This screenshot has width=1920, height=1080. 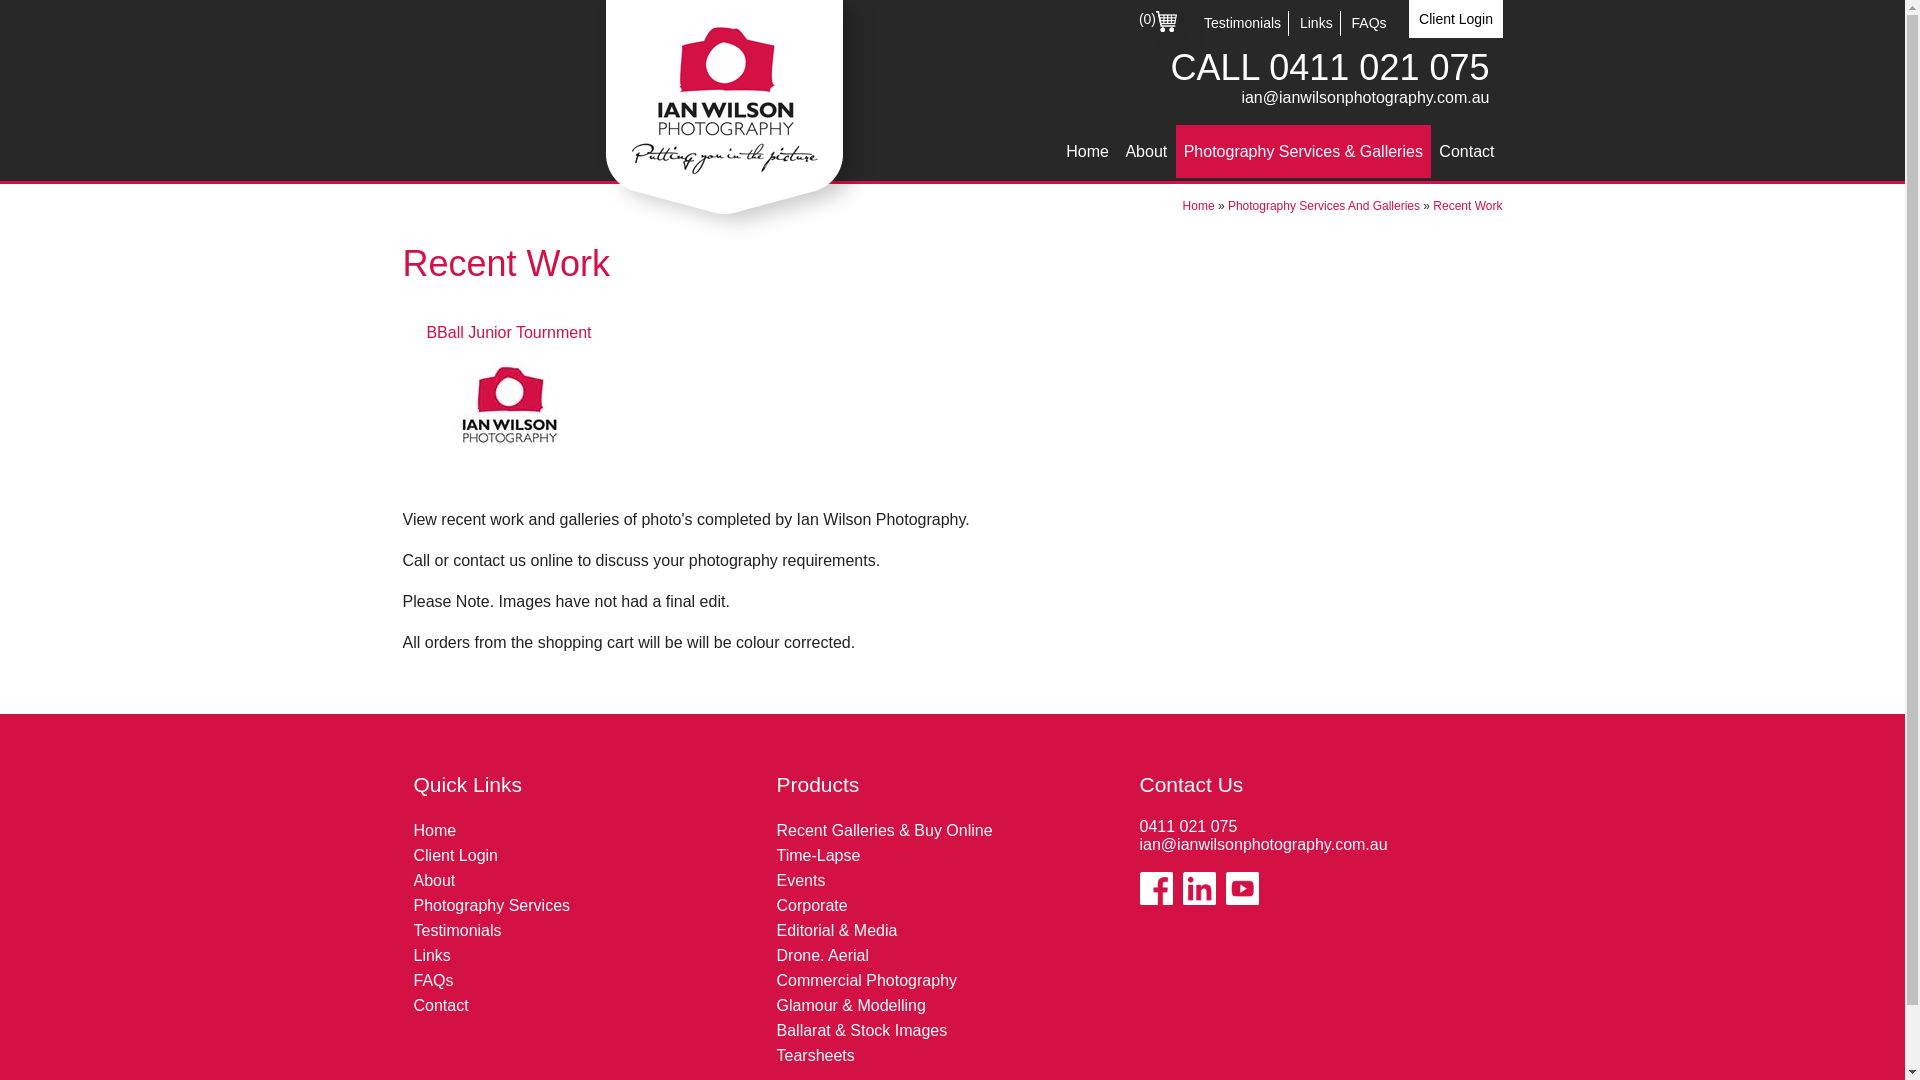 What do you see at coordinates (822, 954) in the screenshot?
I see `'Drone. Aerial'` at bounding box center [822, 954].